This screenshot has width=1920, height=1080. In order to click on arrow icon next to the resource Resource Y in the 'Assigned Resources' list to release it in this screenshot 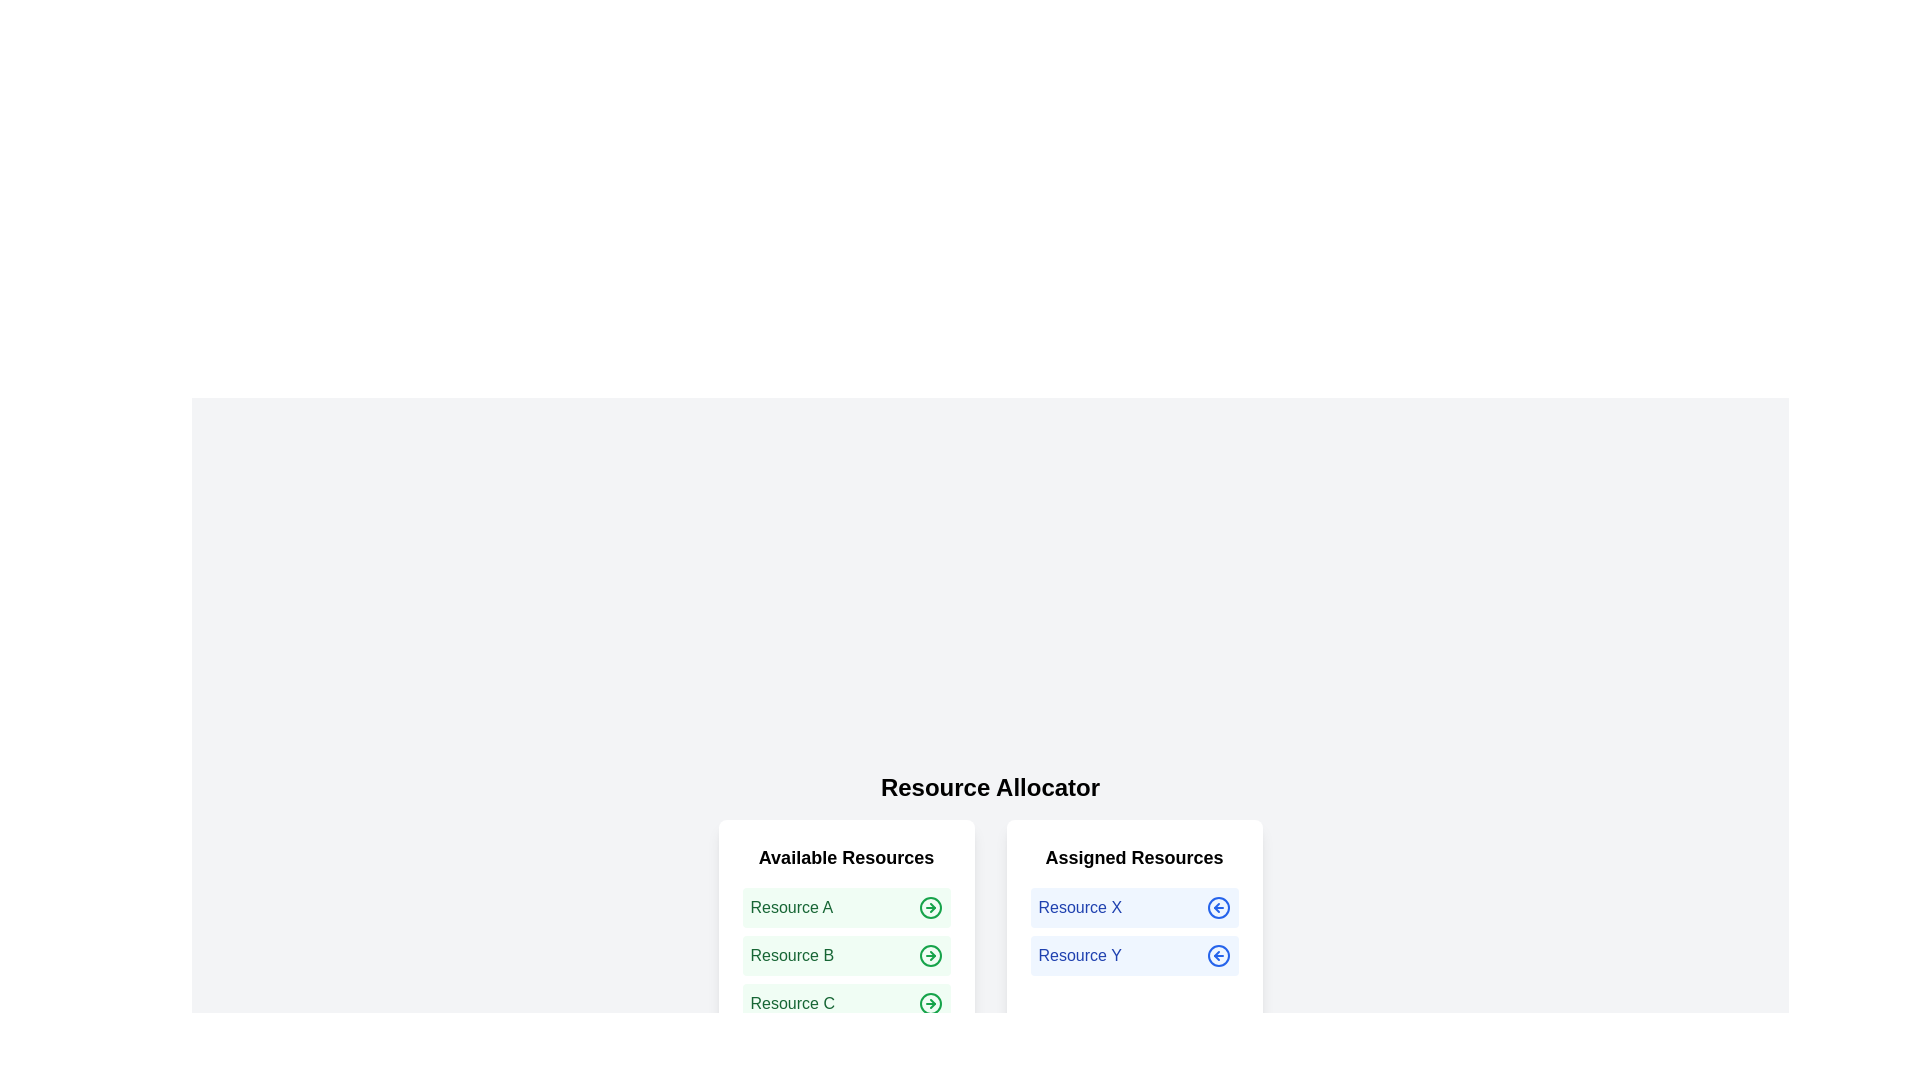, I will do `click(1217, 955)`.